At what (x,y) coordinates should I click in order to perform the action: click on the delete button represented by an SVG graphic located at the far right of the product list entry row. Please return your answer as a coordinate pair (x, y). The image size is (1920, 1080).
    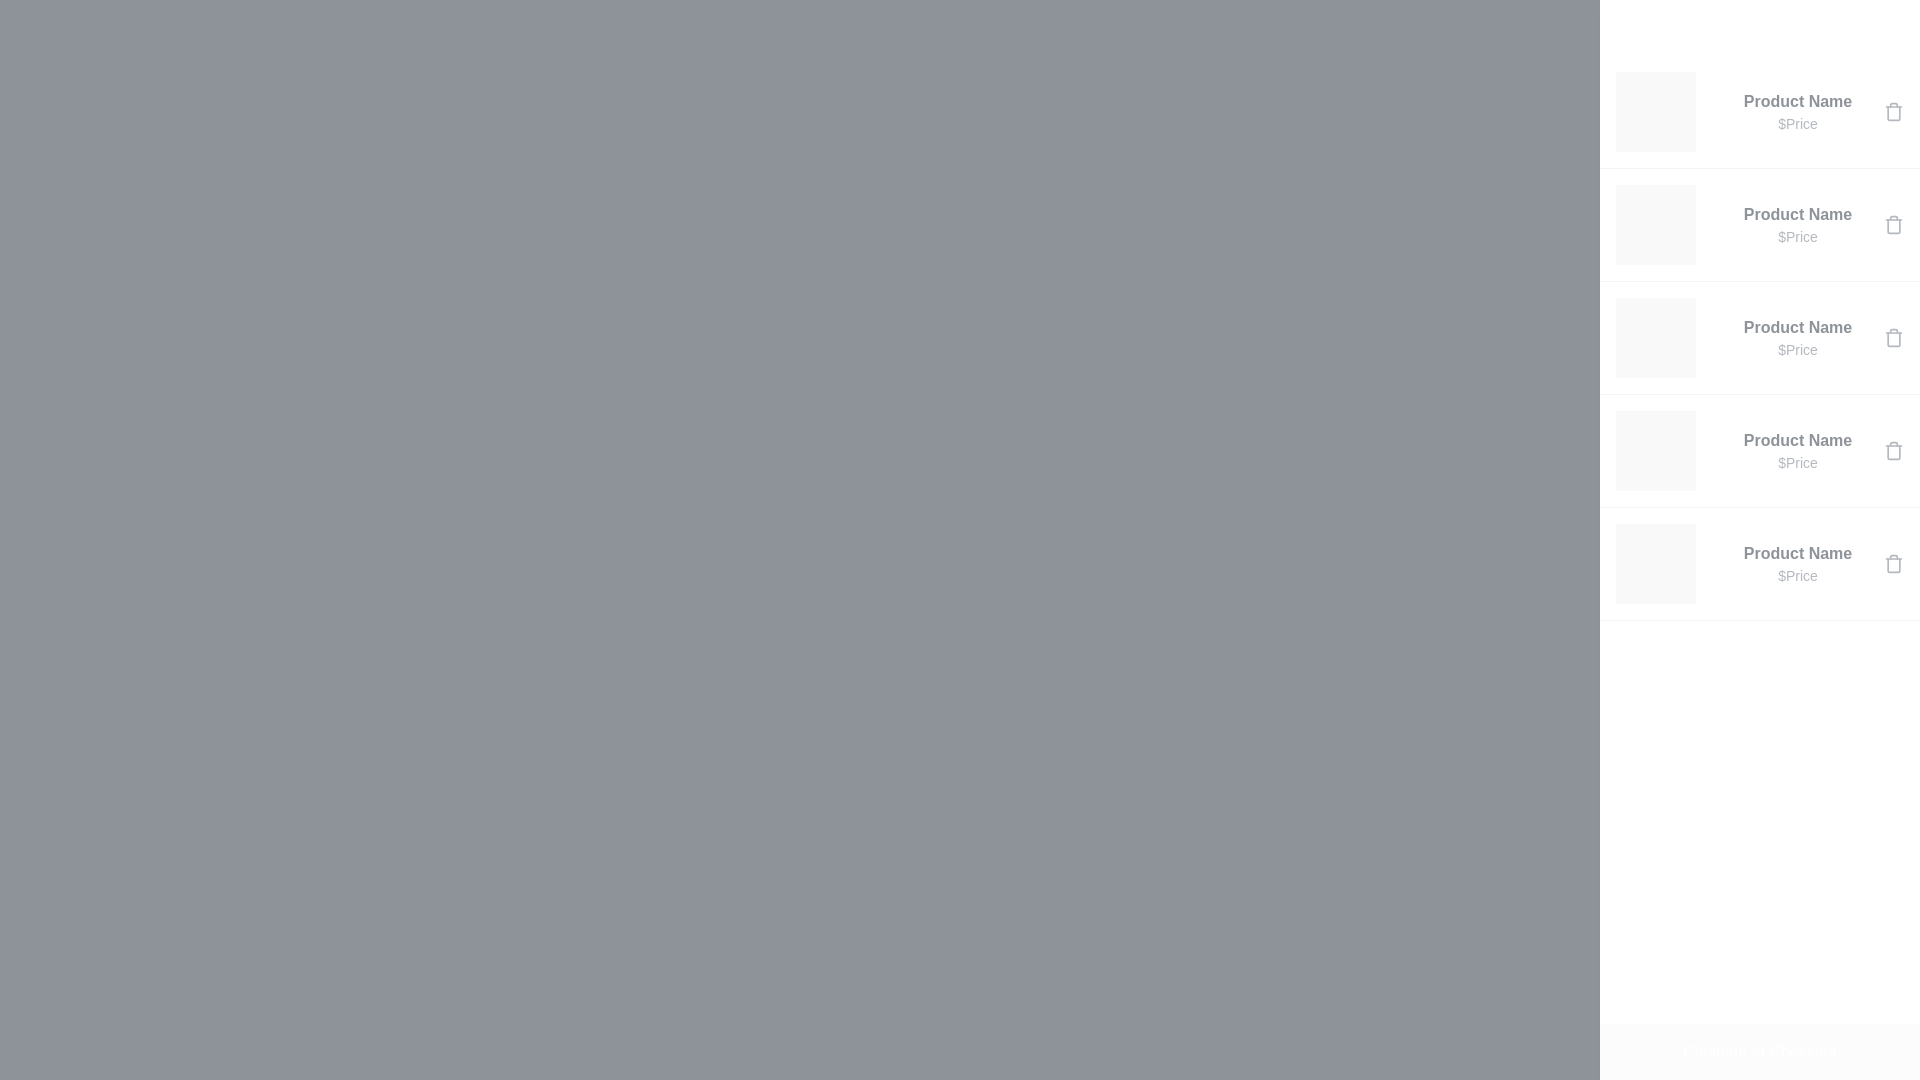
    Looking at the image, I should click on (1893, 111).